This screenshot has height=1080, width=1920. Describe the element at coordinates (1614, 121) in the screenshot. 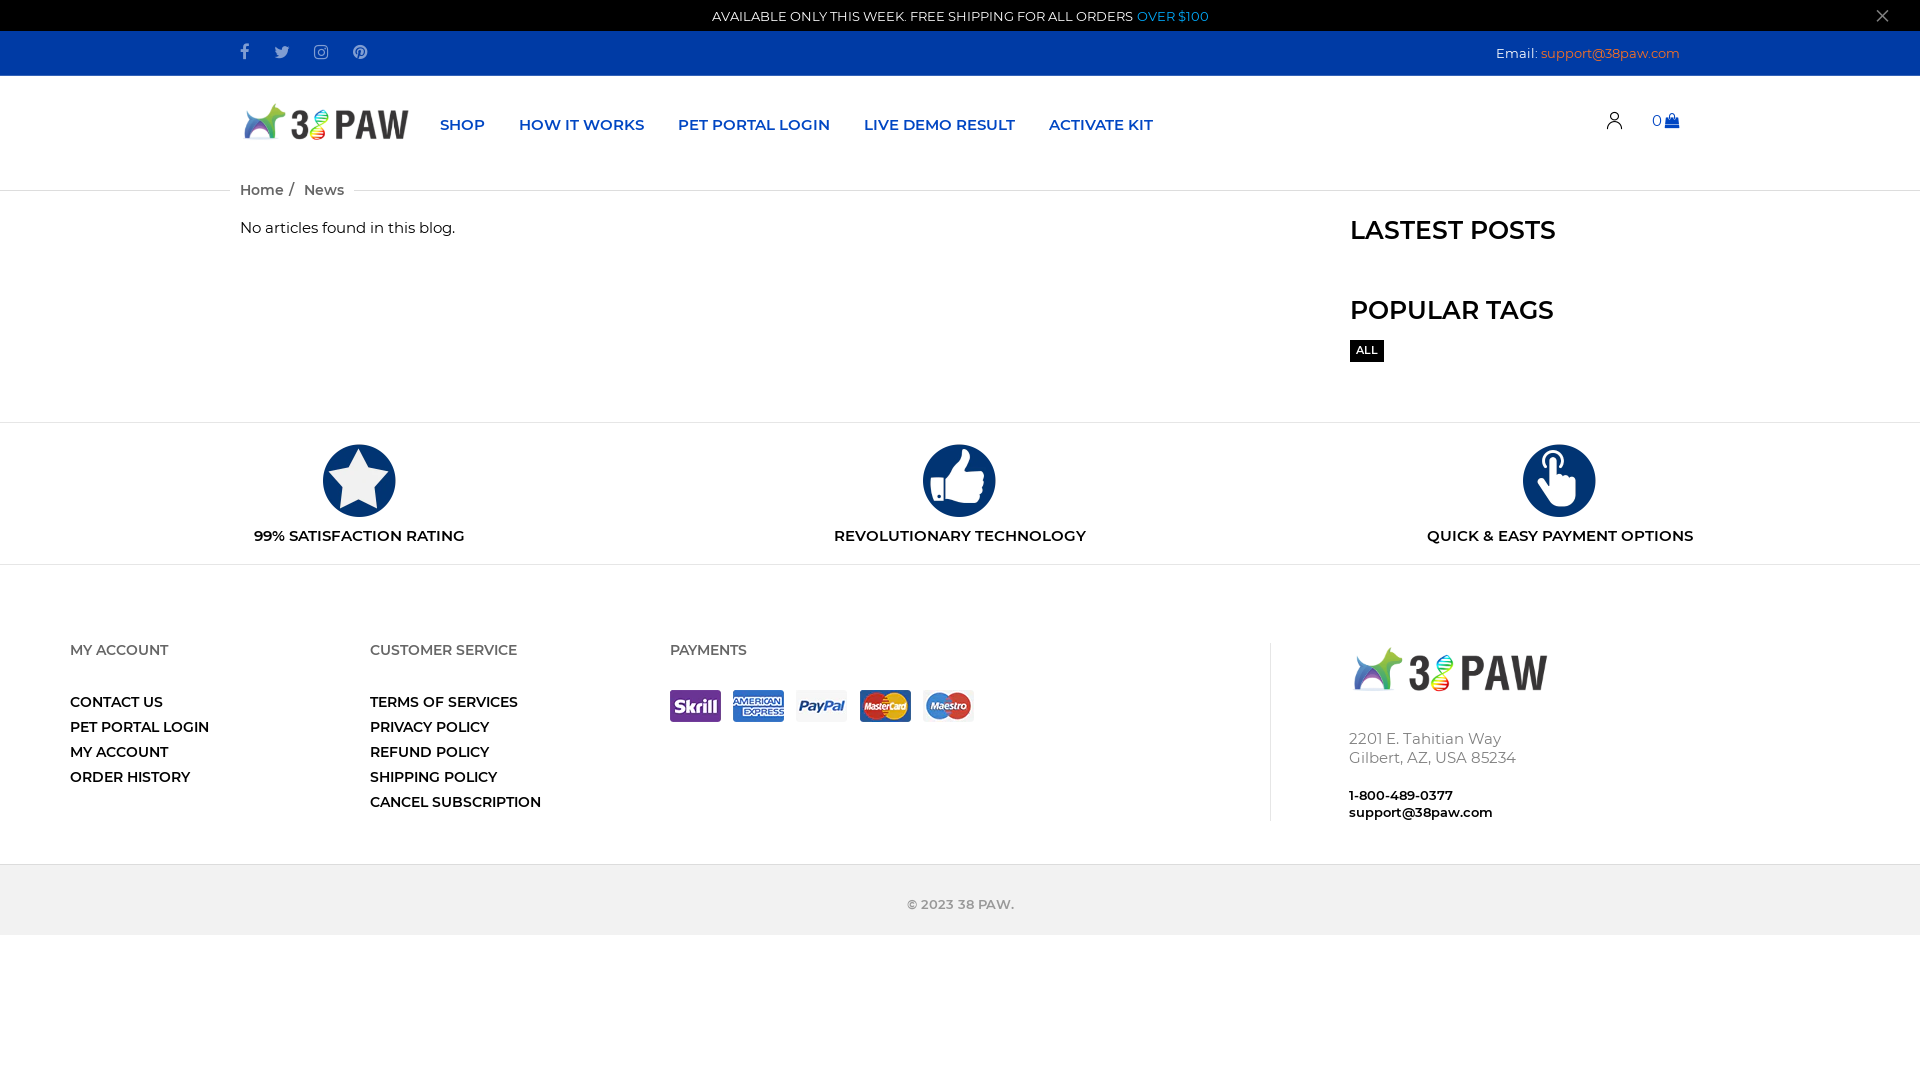

I see `'Sign in'` at that location.